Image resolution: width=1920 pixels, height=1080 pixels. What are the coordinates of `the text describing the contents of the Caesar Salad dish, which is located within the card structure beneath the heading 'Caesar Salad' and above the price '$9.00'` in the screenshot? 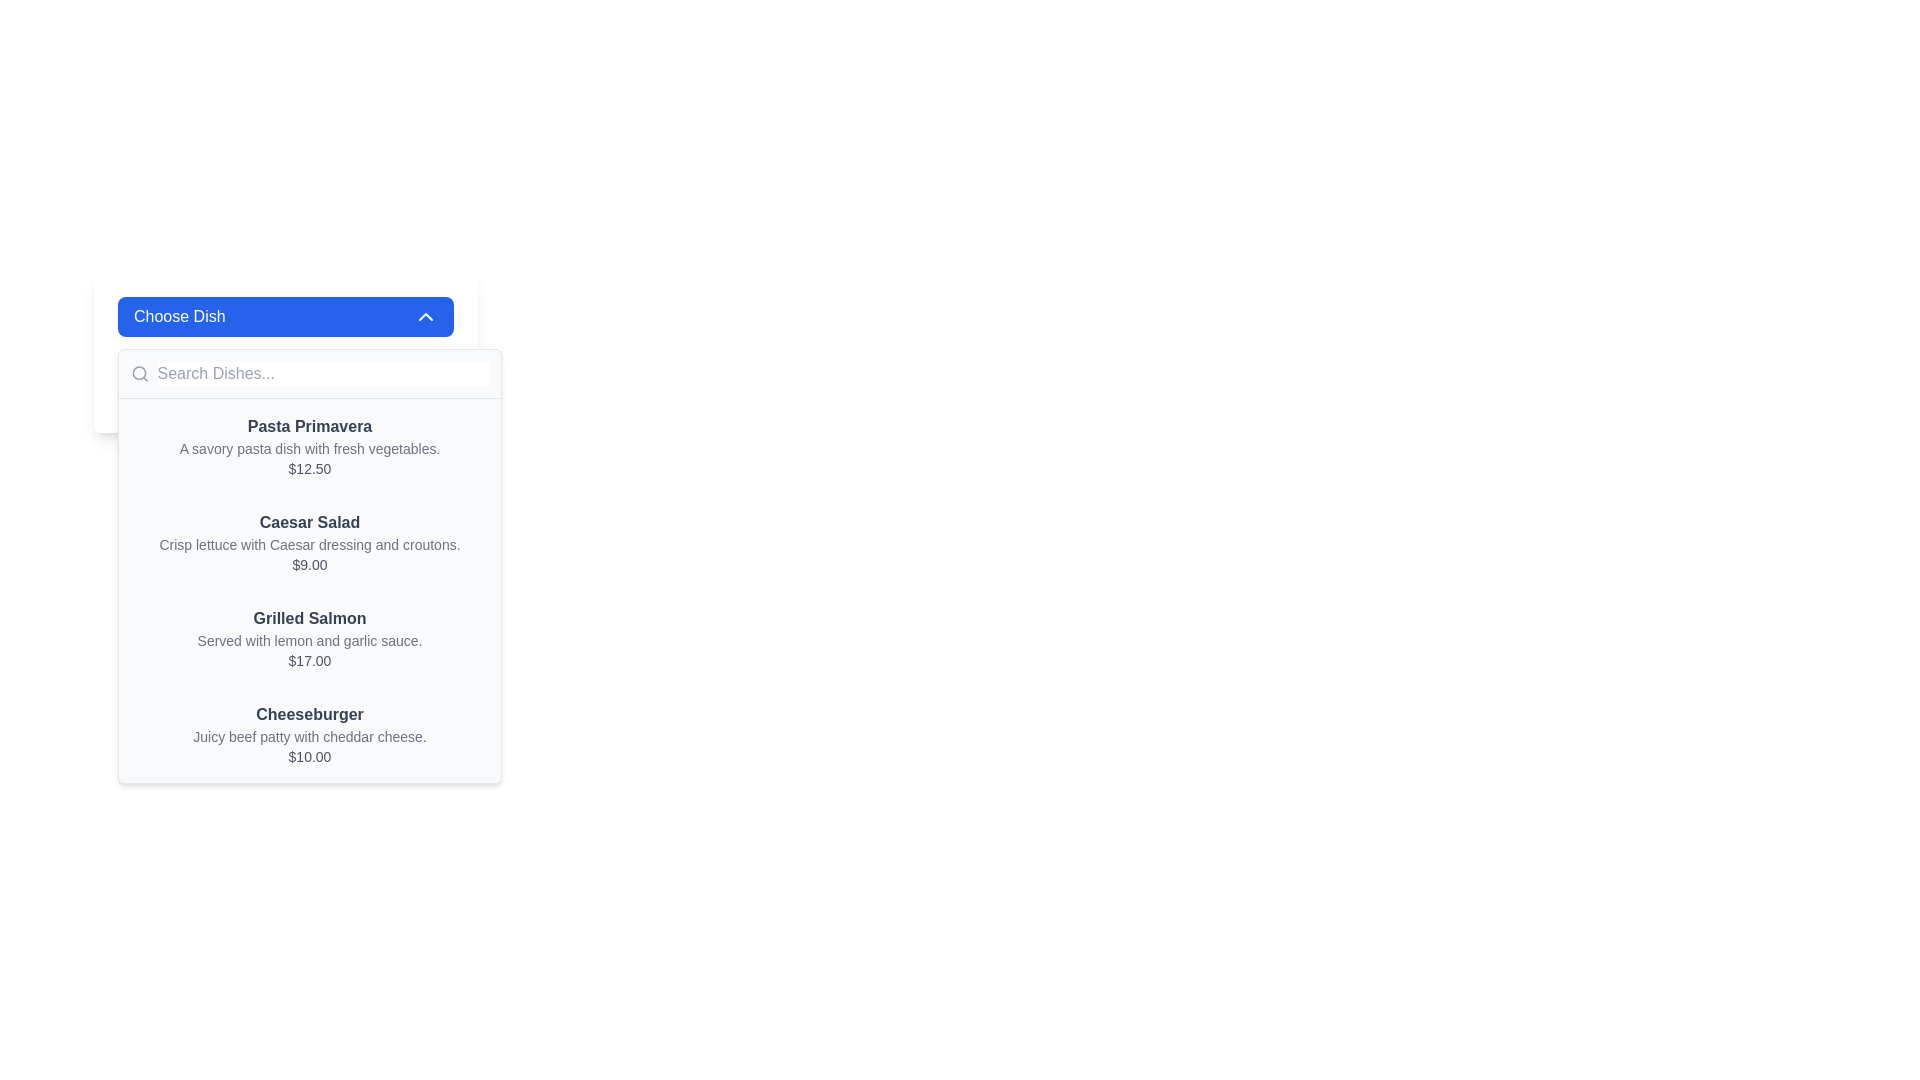 It's located at (309, 544).